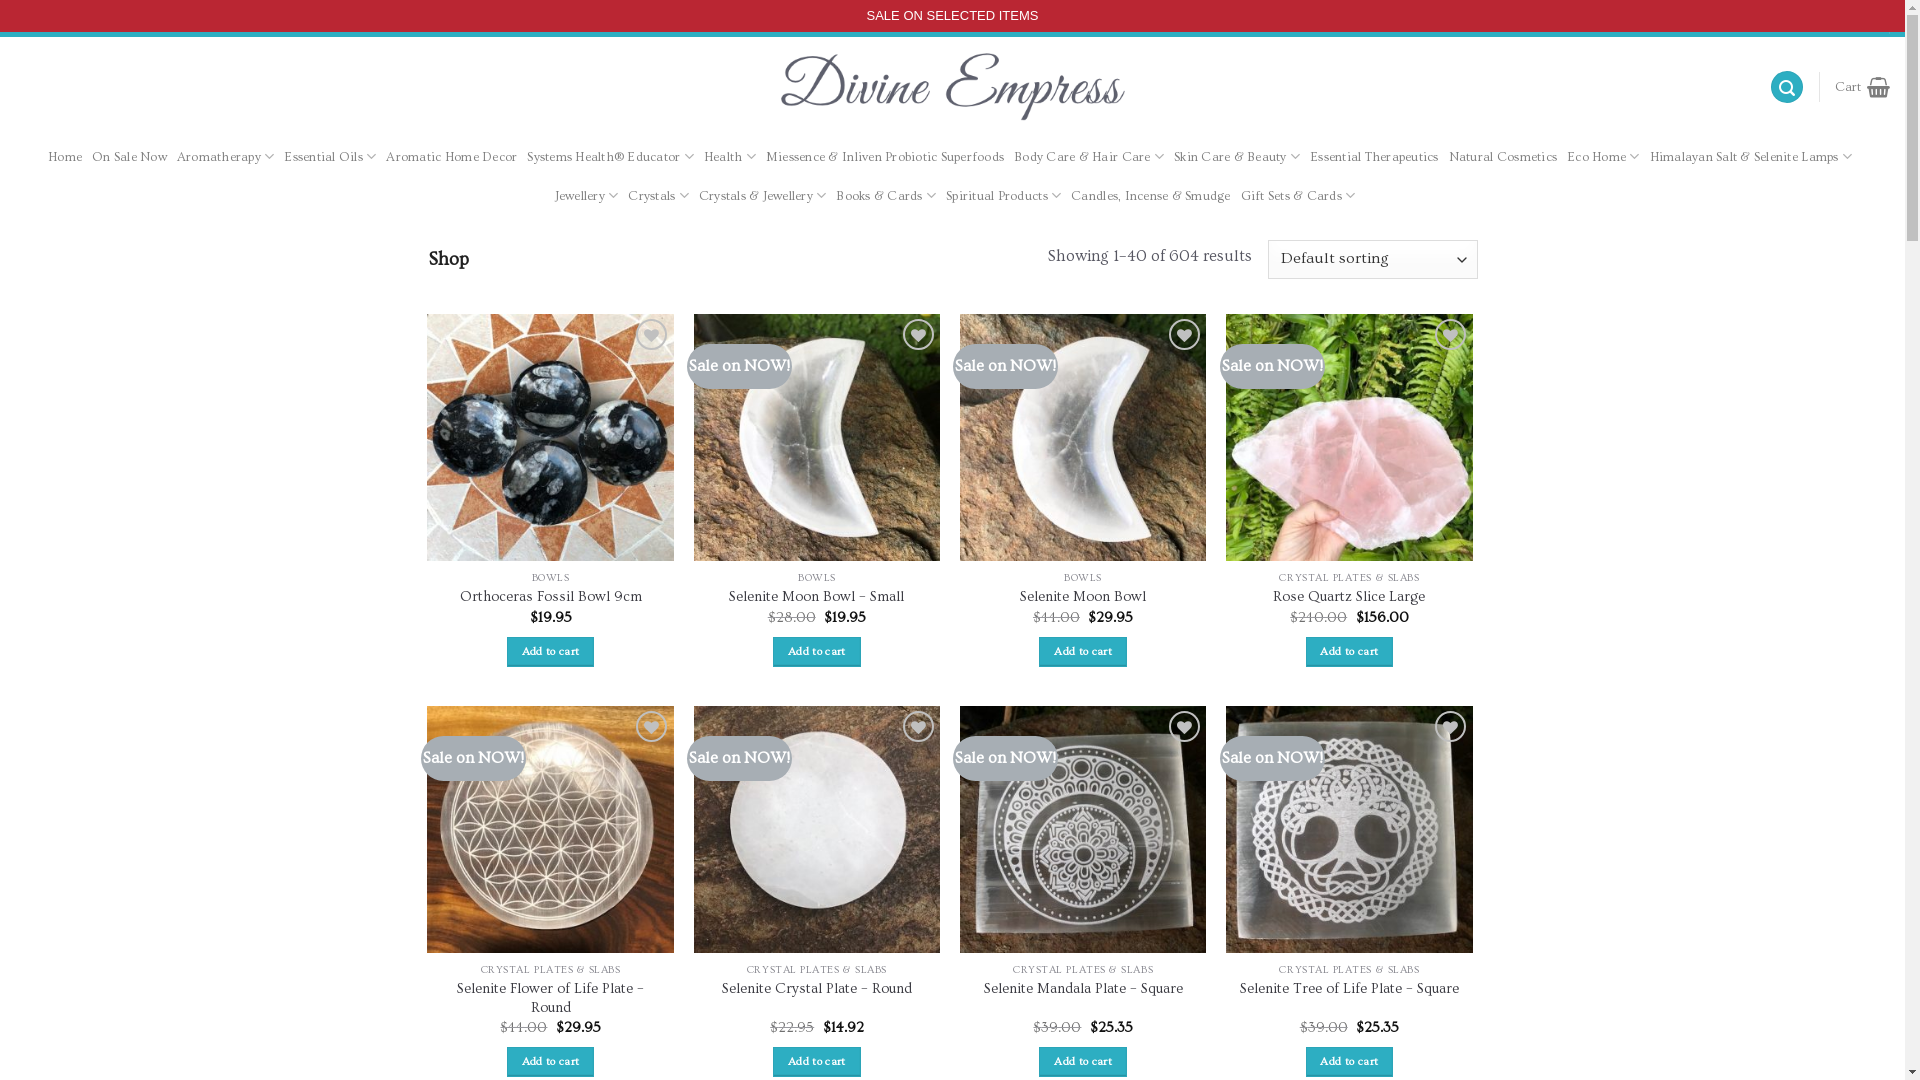 Image resolution: width=1920 pixels, height=1080 pixels. What do you see at coordinates (1082, 596) in the screenshot?
I see `'Selenite Moon Bowl'` at bounding box center [1082, 596].